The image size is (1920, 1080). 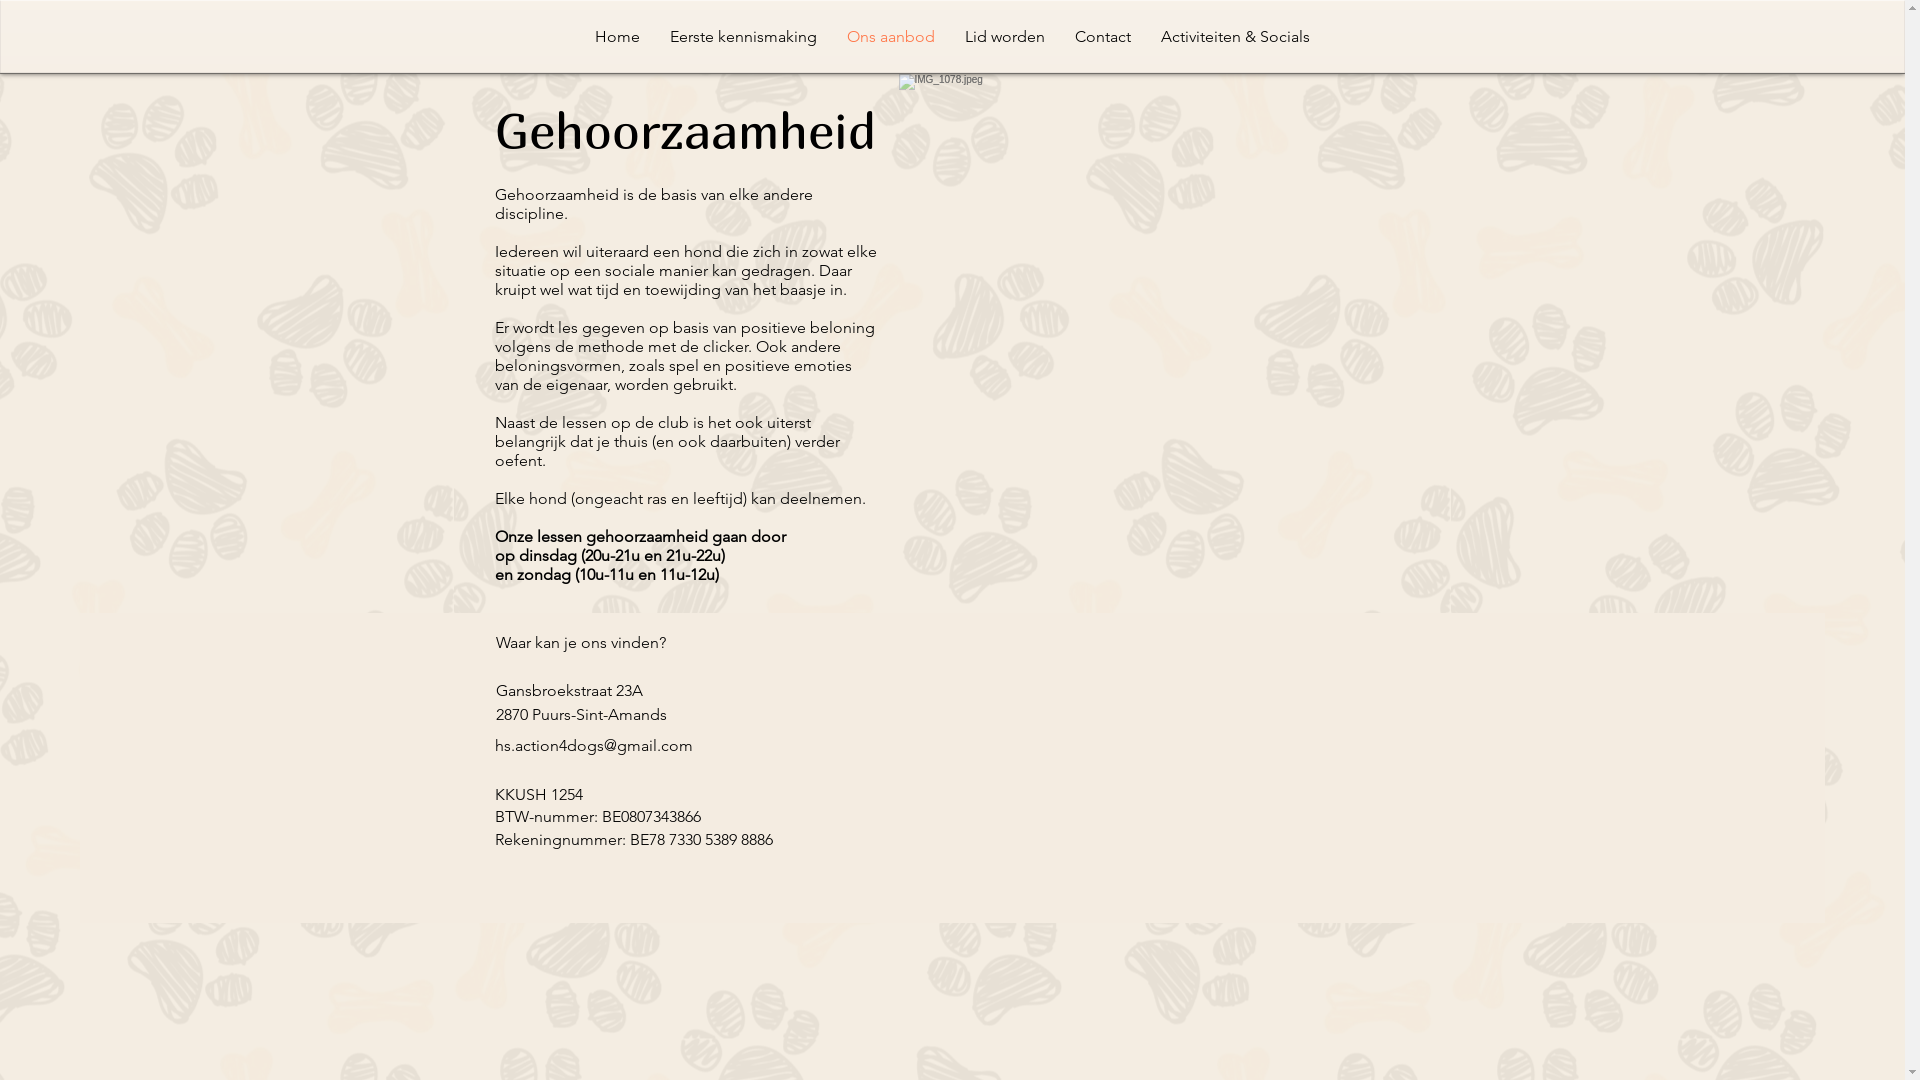 I want to click on 'Contact', so click(x=1102, y=37).